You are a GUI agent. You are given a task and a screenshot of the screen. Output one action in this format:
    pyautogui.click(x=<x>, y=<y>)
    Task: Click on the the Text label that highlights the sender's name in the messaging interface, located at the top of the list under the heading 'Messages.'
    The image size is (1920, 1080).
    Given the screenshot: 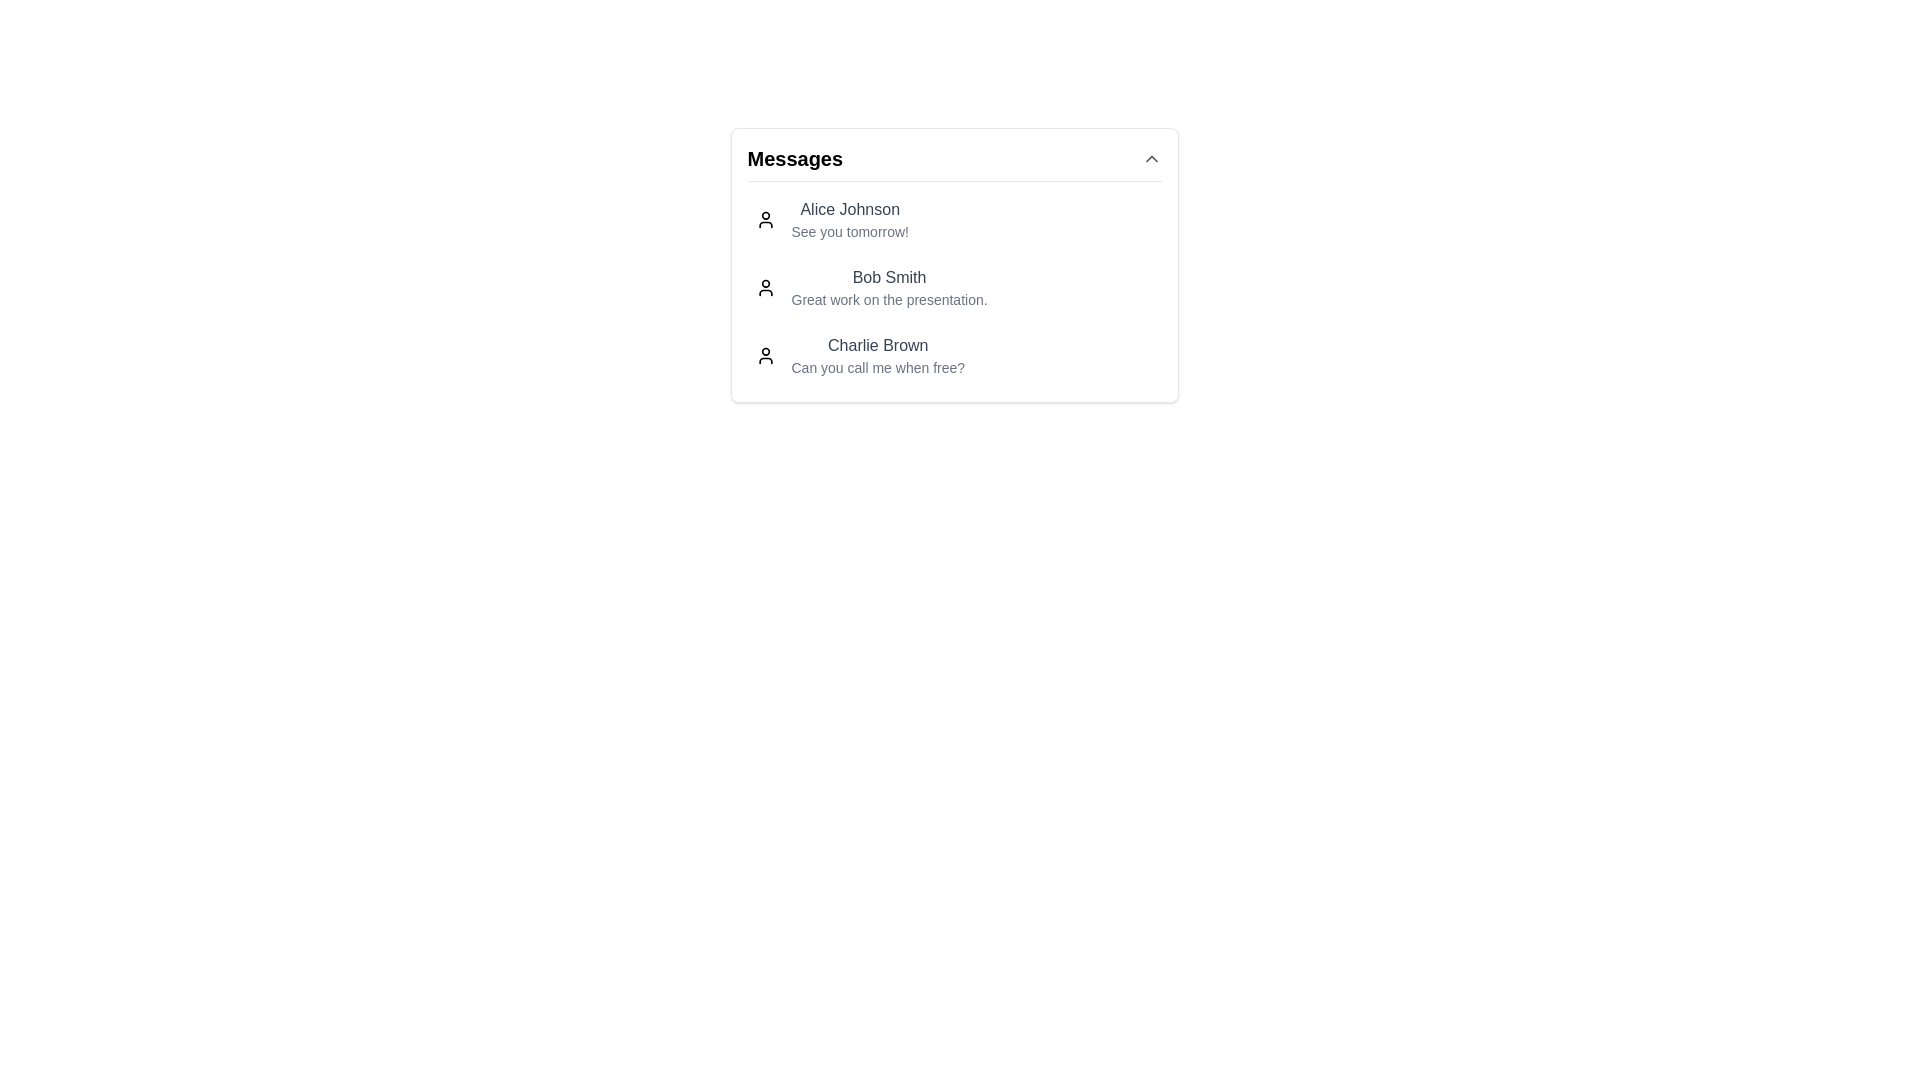 What is the action you would take?
    pyautogui.click(x=850, y=209)
    